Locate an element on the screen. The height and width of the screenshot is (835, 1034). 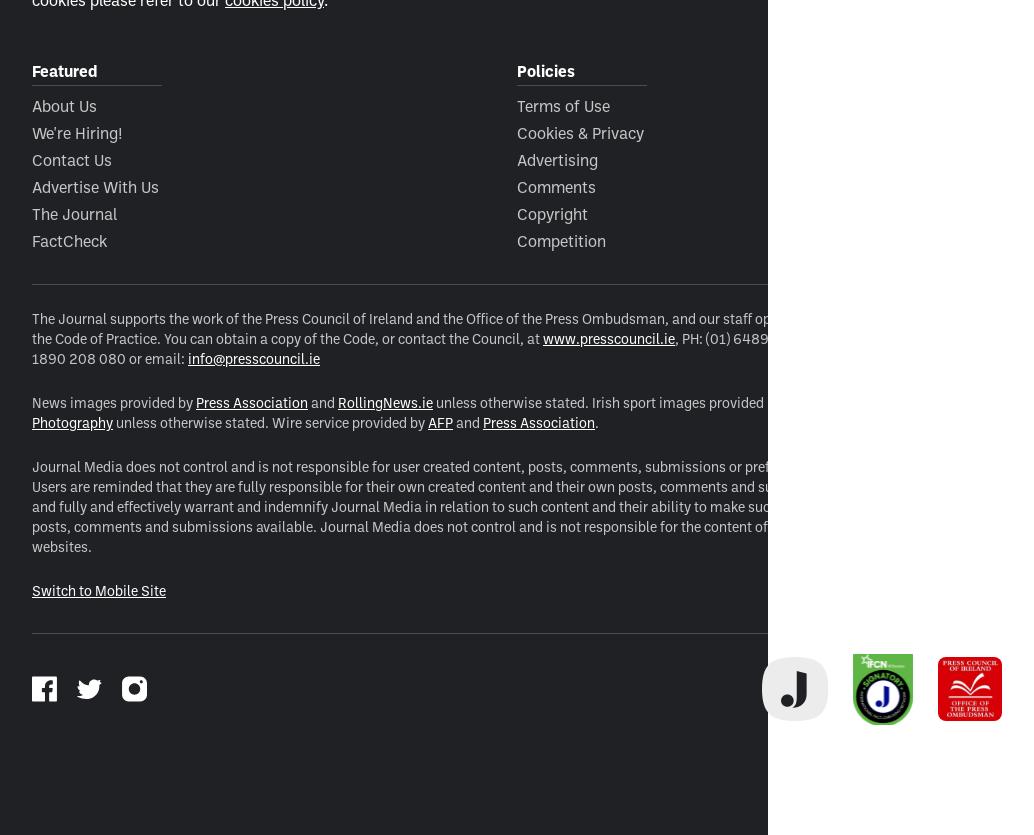
'We're Hiring!' is located at coordinates (77, 131).